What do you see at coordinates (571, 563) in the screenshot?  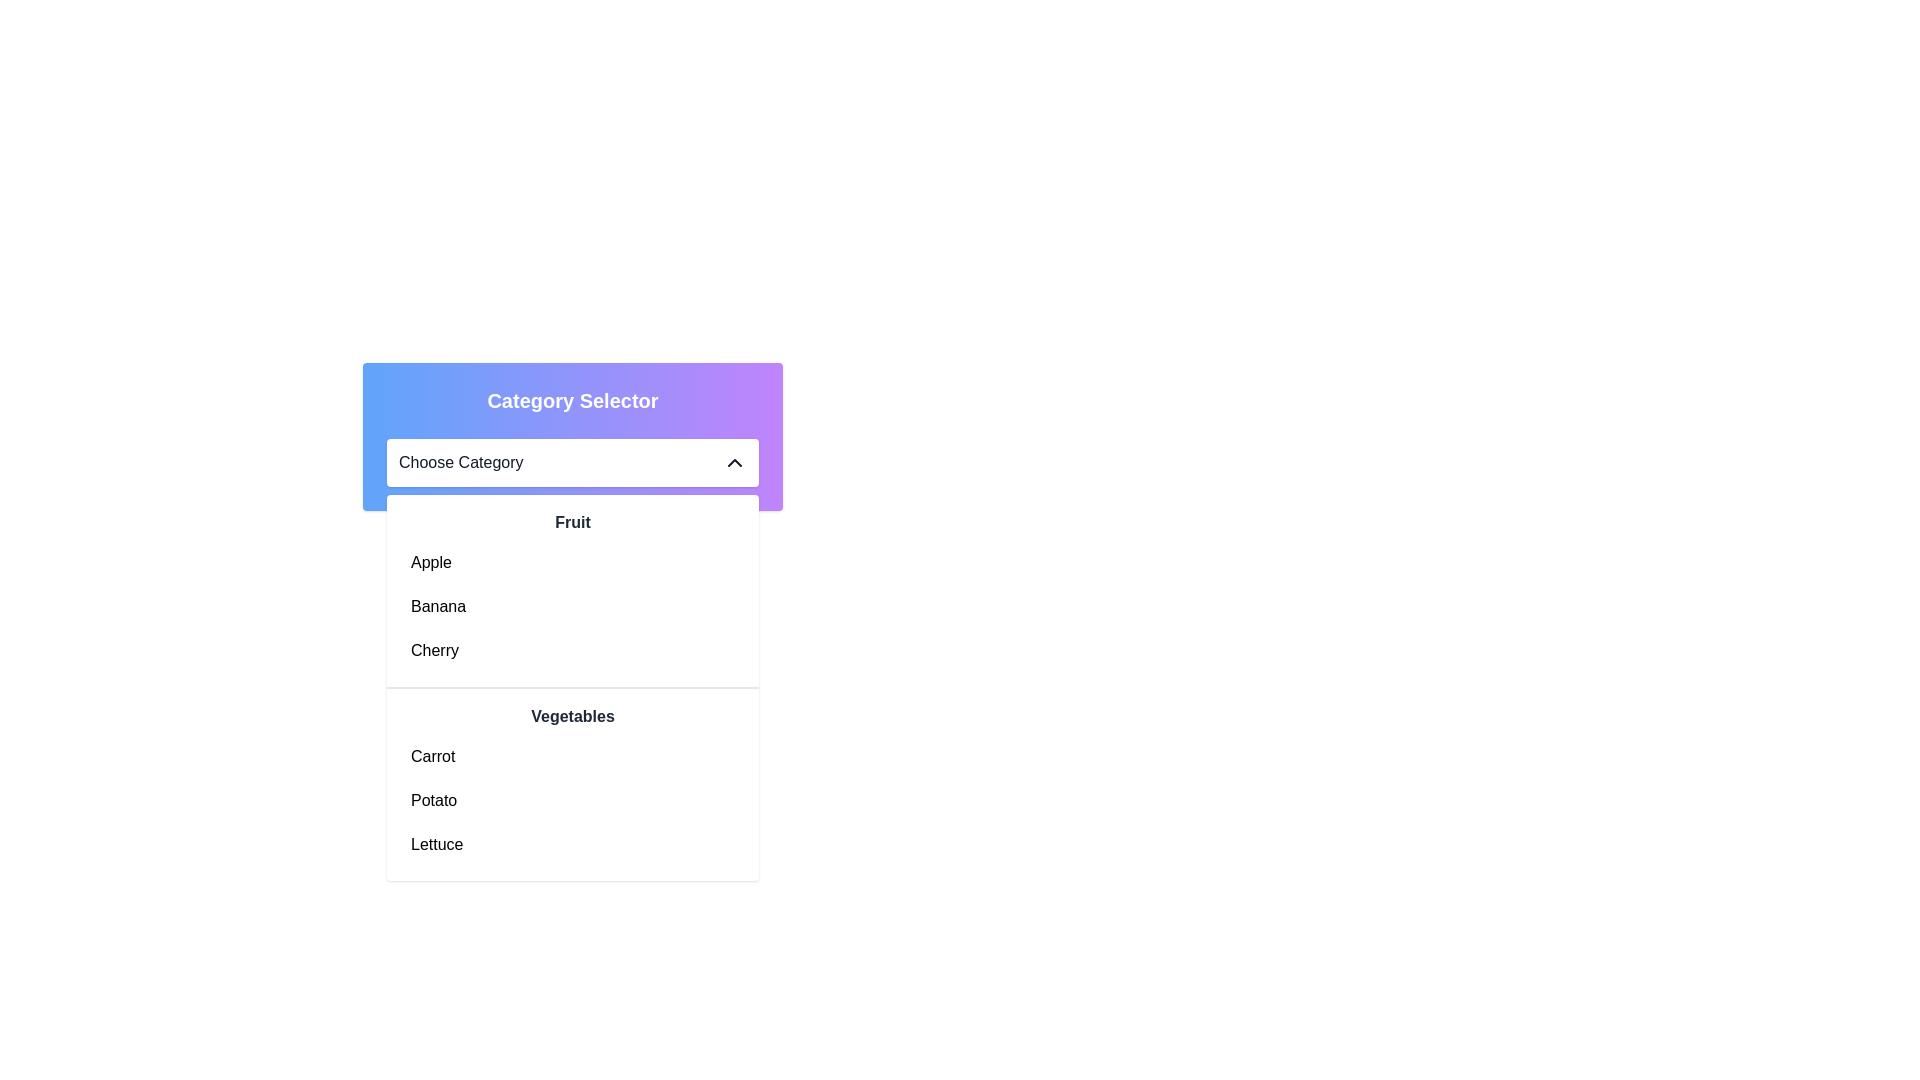 I see `the first selectable item labeled 'Apple' in the 'Fruit' dropdown menu to trigger hover effects` at bounding box center [571, 563].